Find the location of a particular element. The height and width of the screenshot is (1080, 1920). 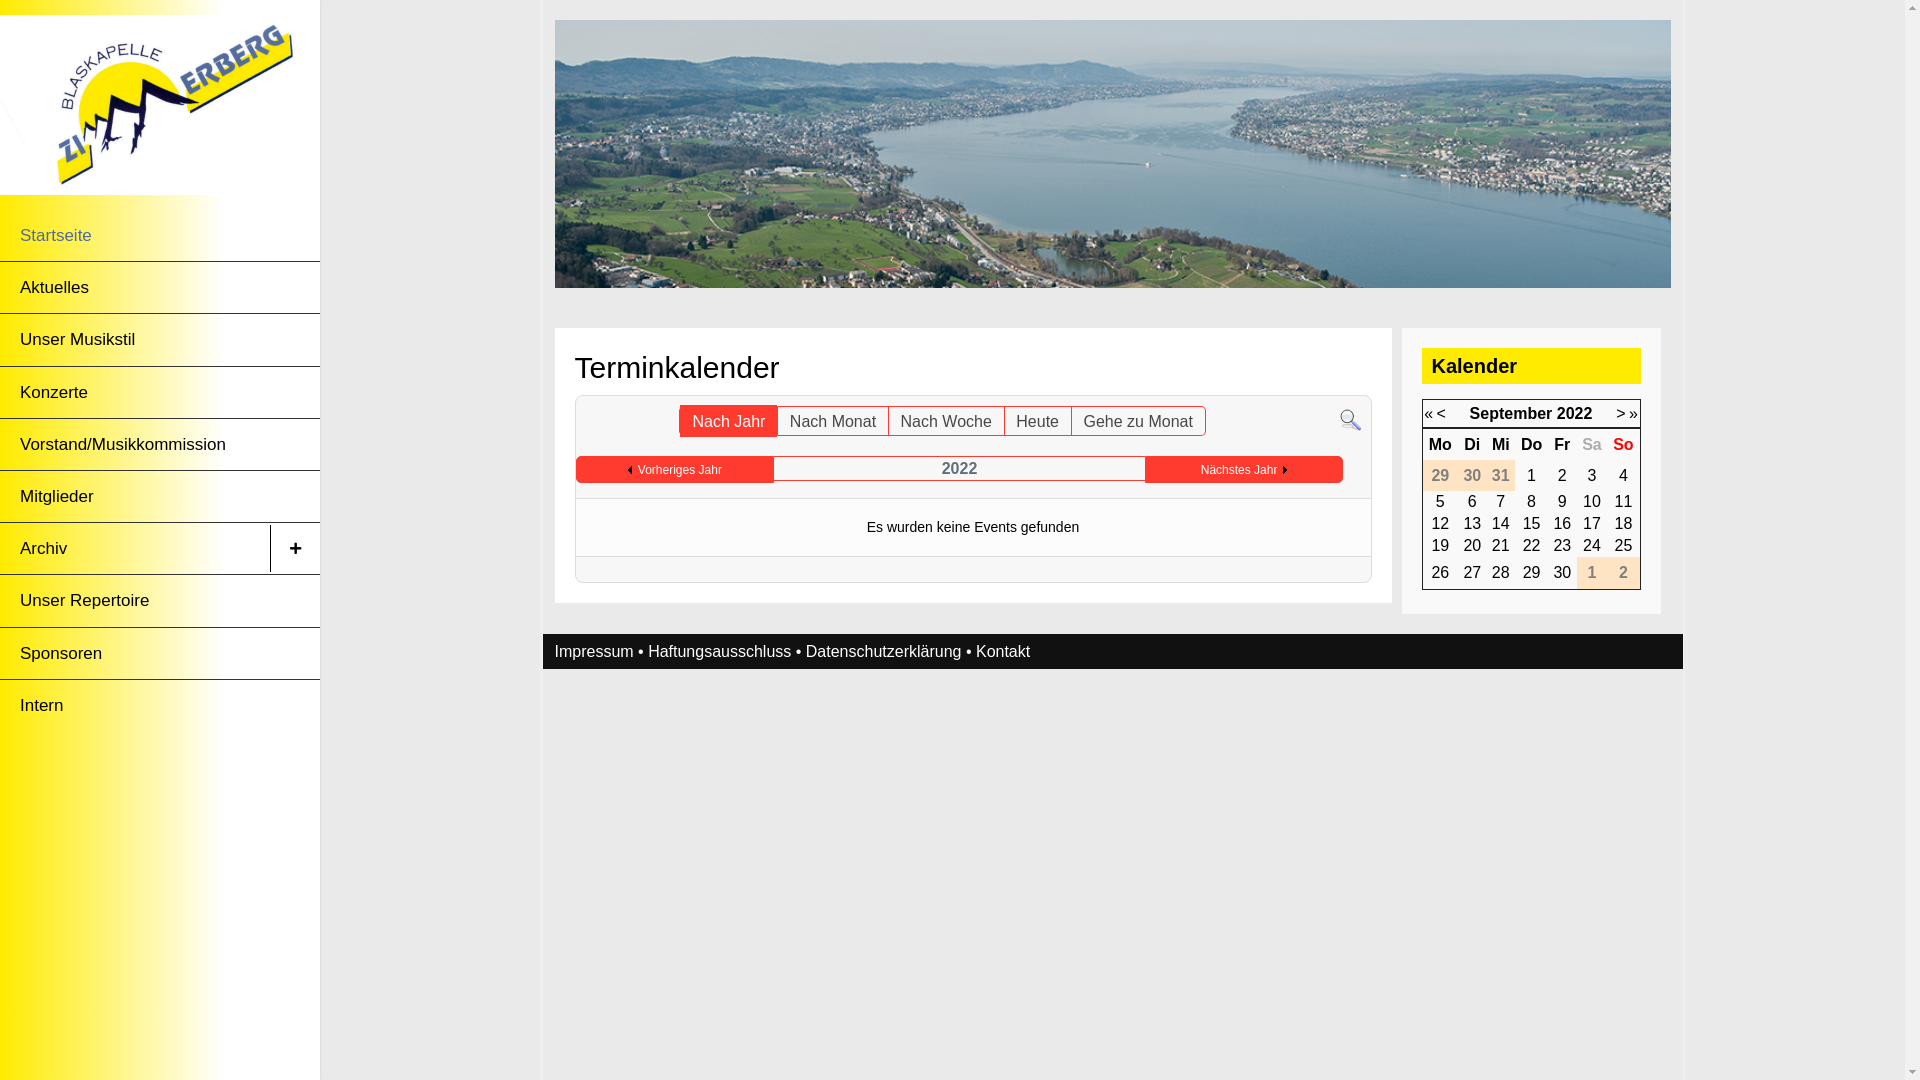

'27' is located at coordinates (1472, 572).